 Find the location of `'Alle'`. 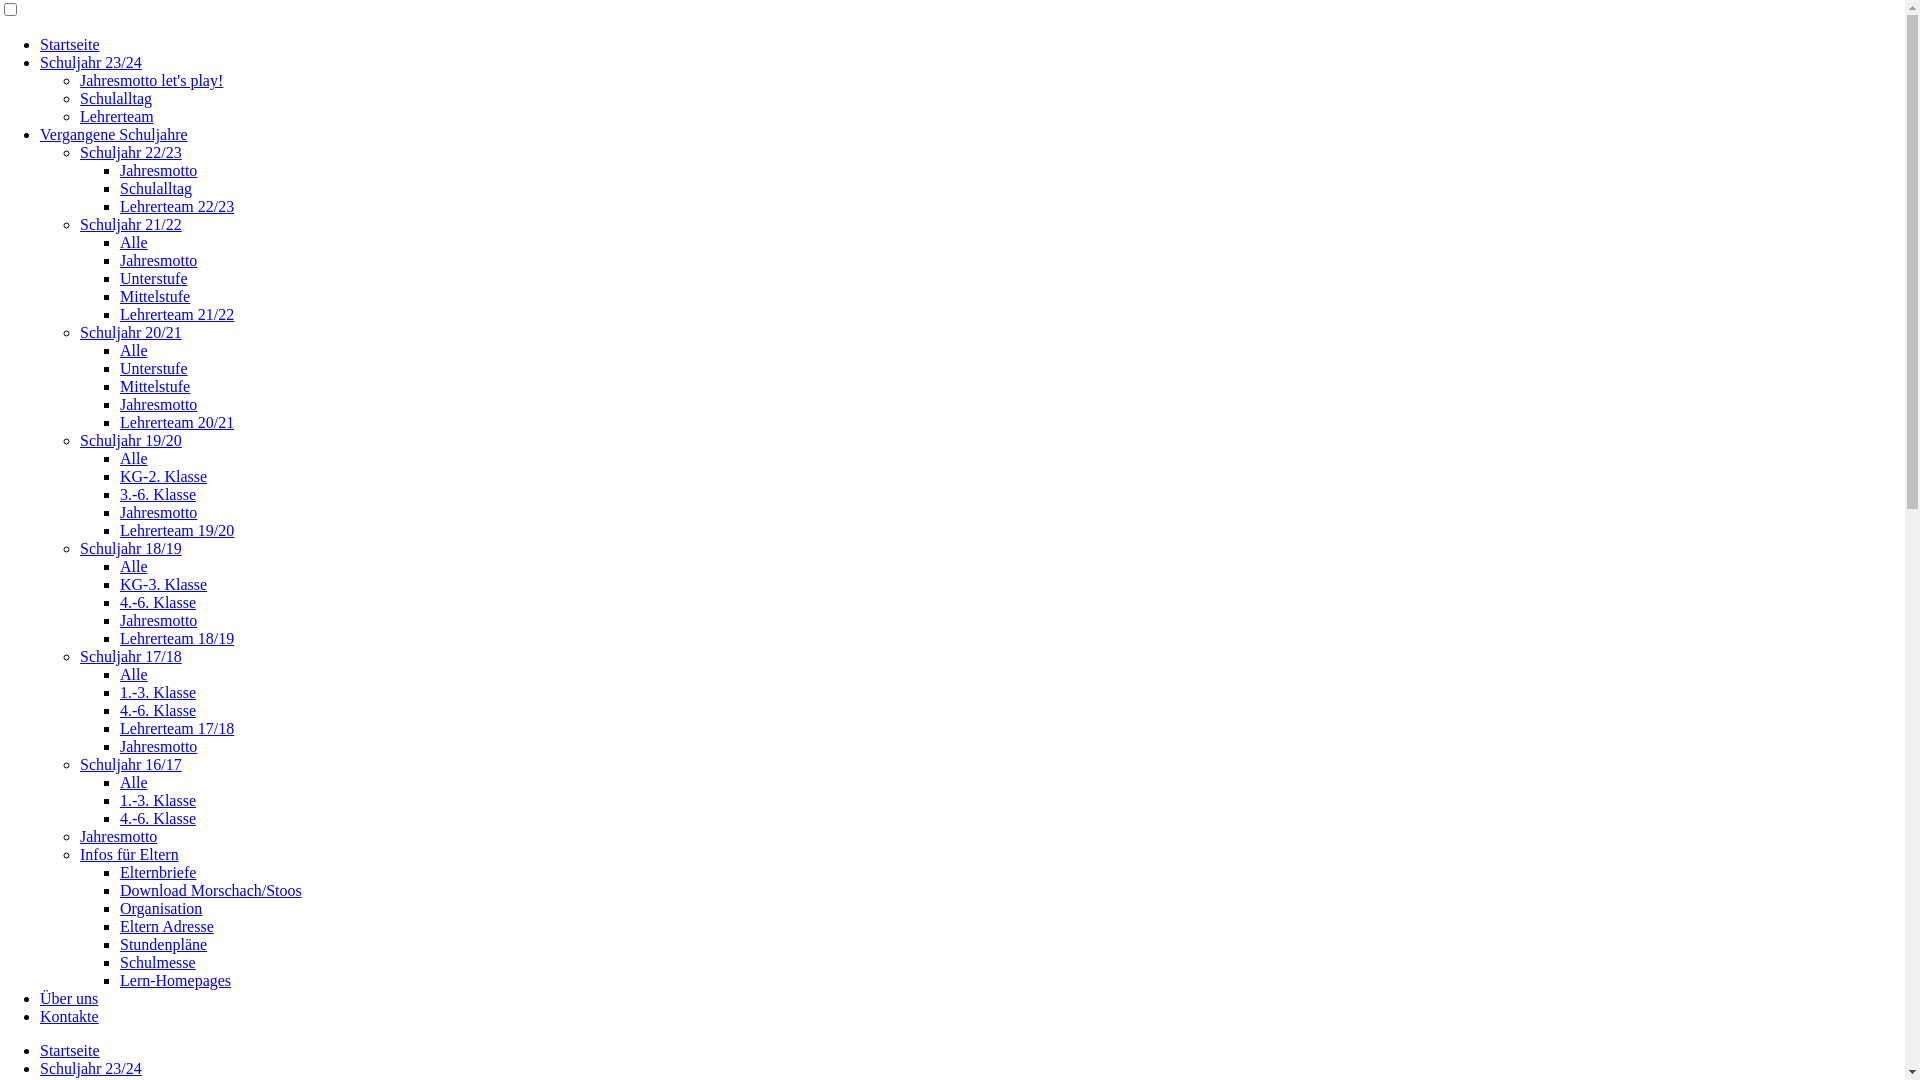

'Alle' is located at coordinates (133, 781).